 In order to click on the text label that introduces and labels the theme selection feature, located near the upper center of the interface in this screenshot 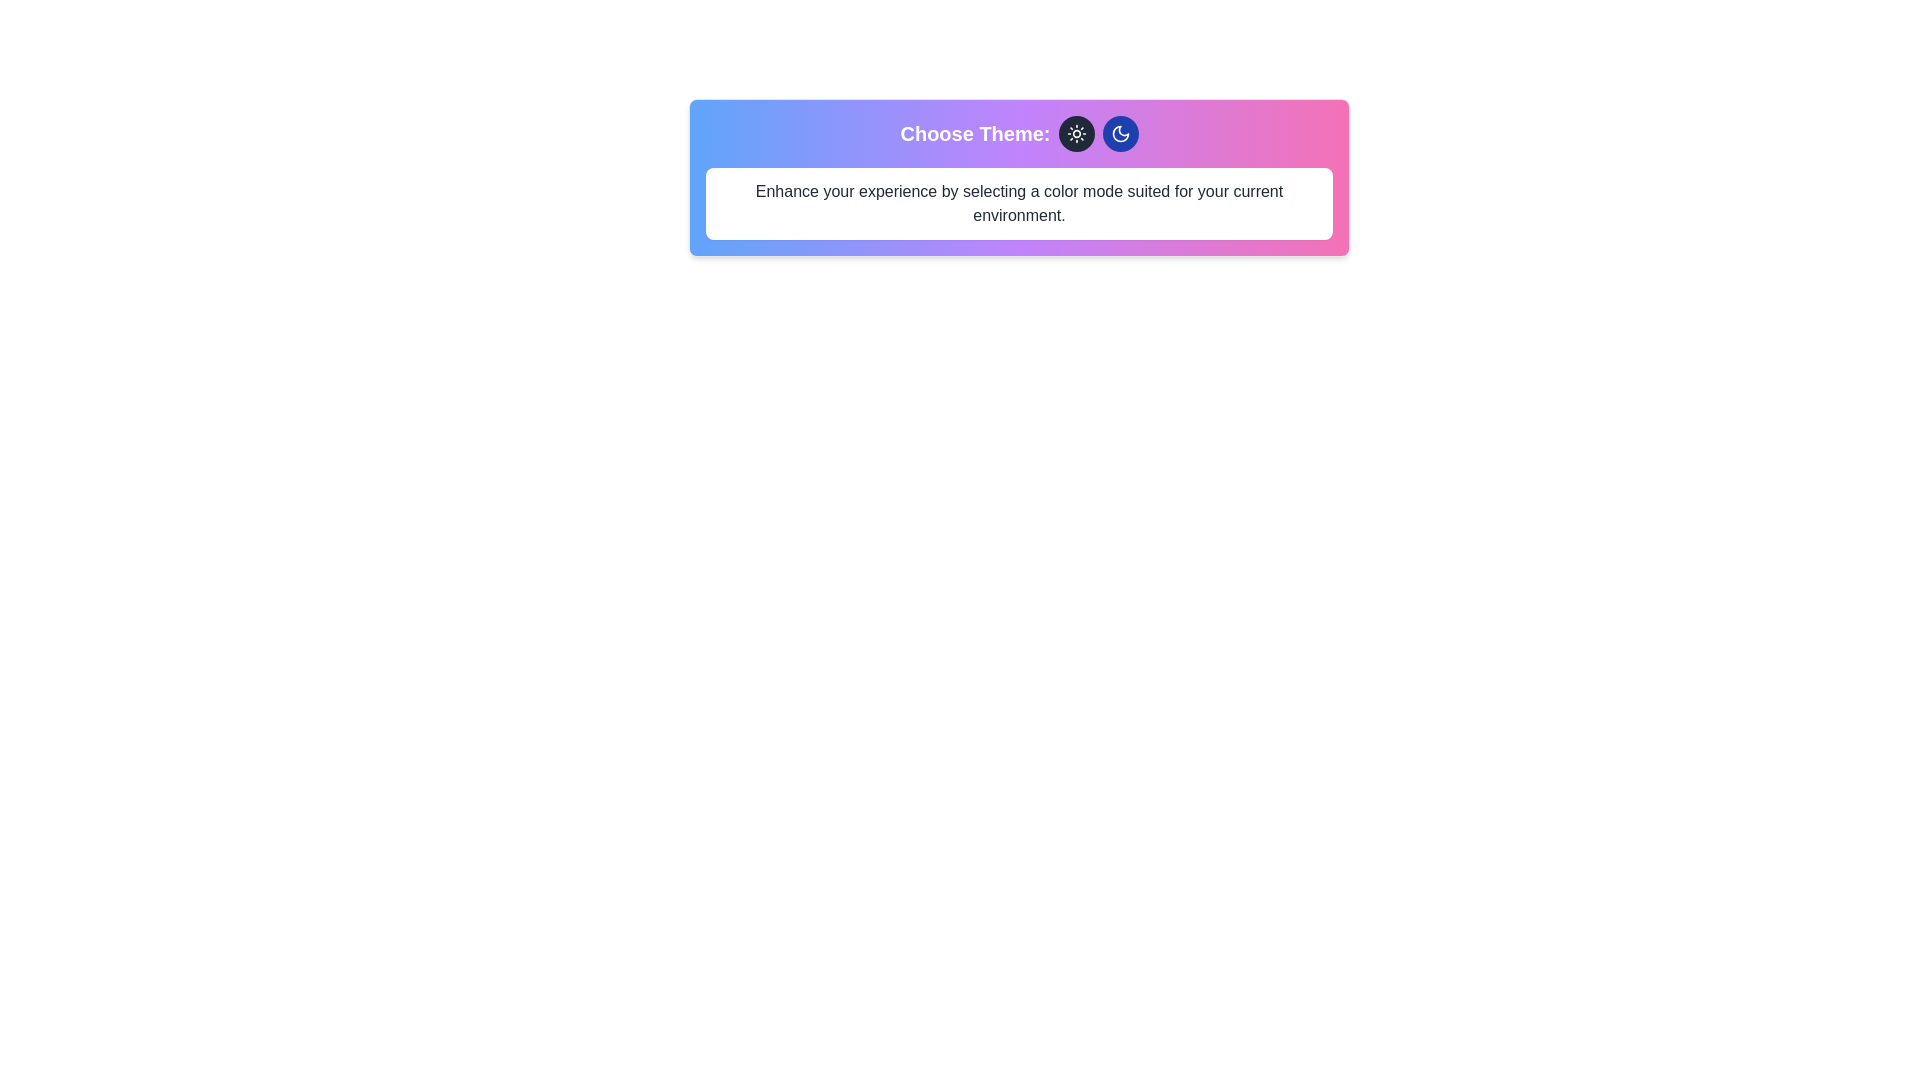, I will do `click(975, 134)`.